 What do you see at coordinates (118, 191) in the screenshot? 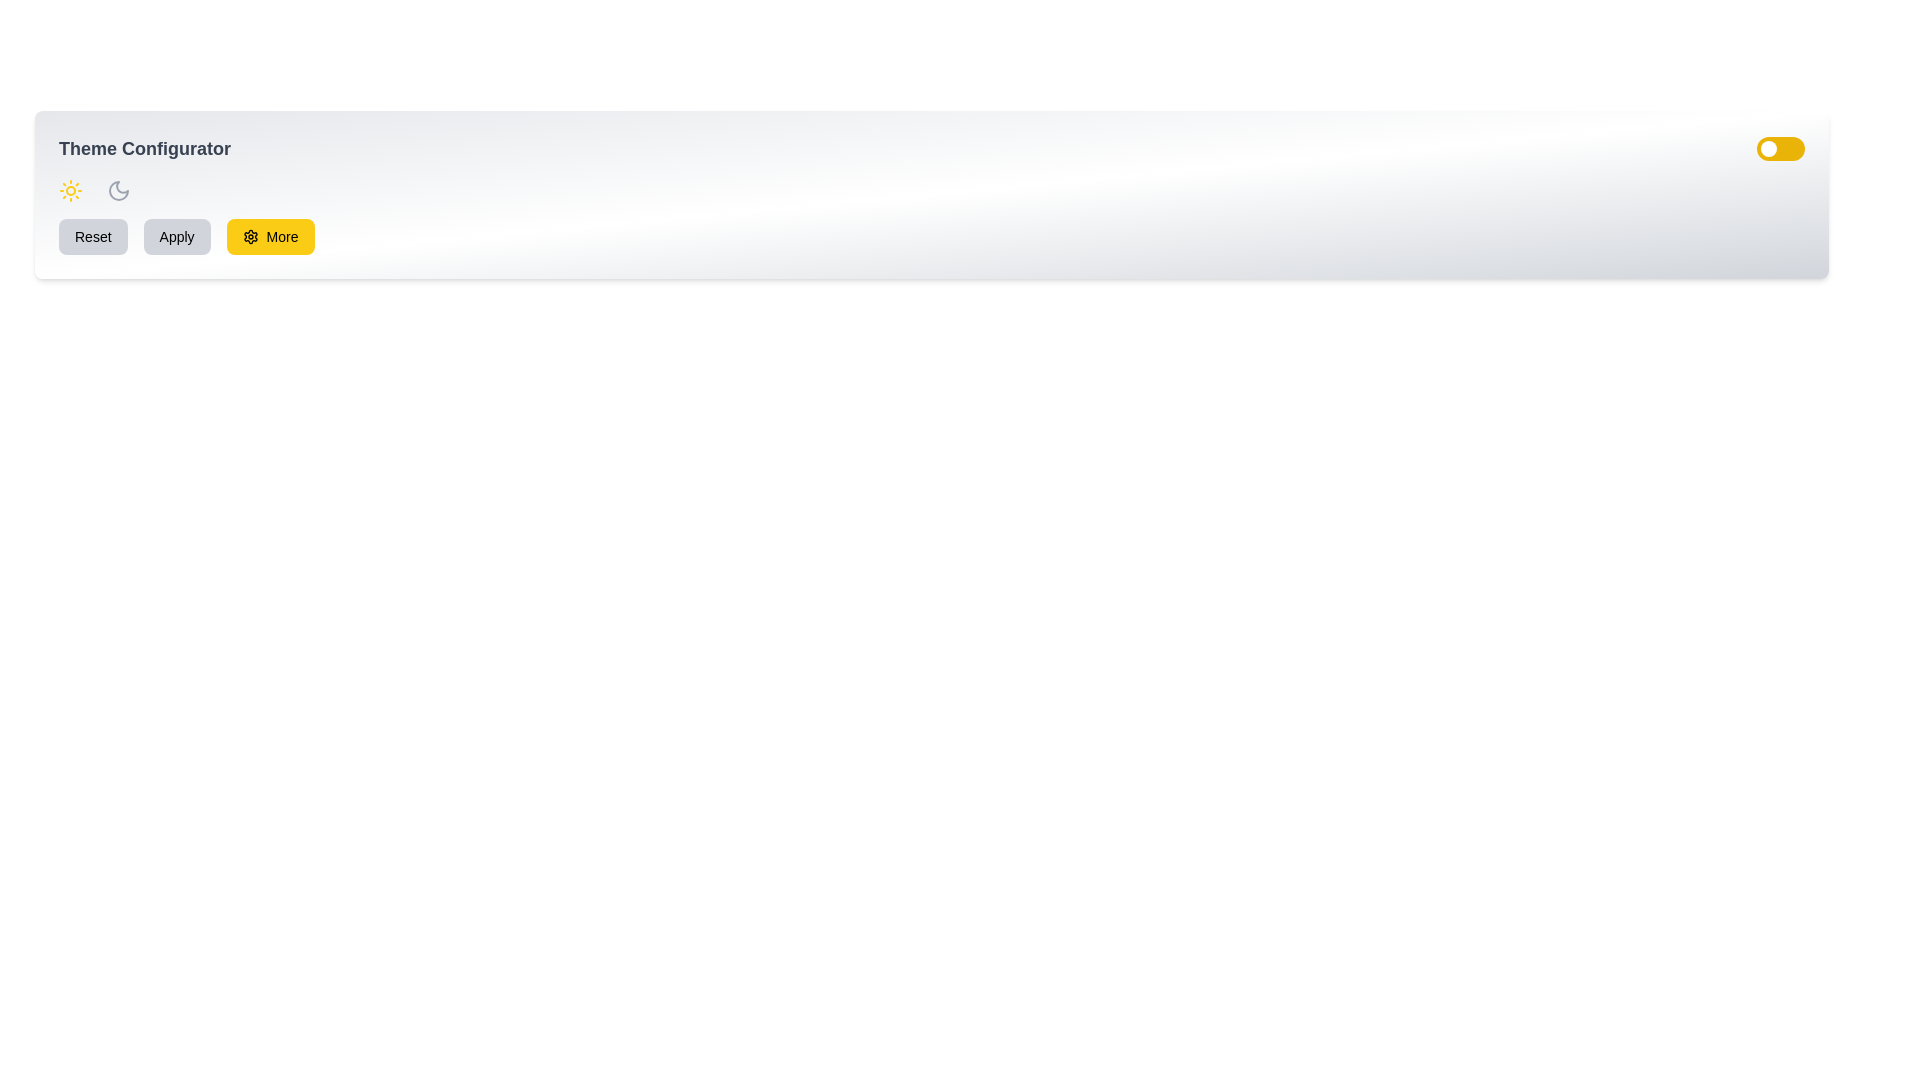
I see `the dark mode toggle icon, which is the second icon in the toolbar following the sun icon` at bounding box center [118, 191].